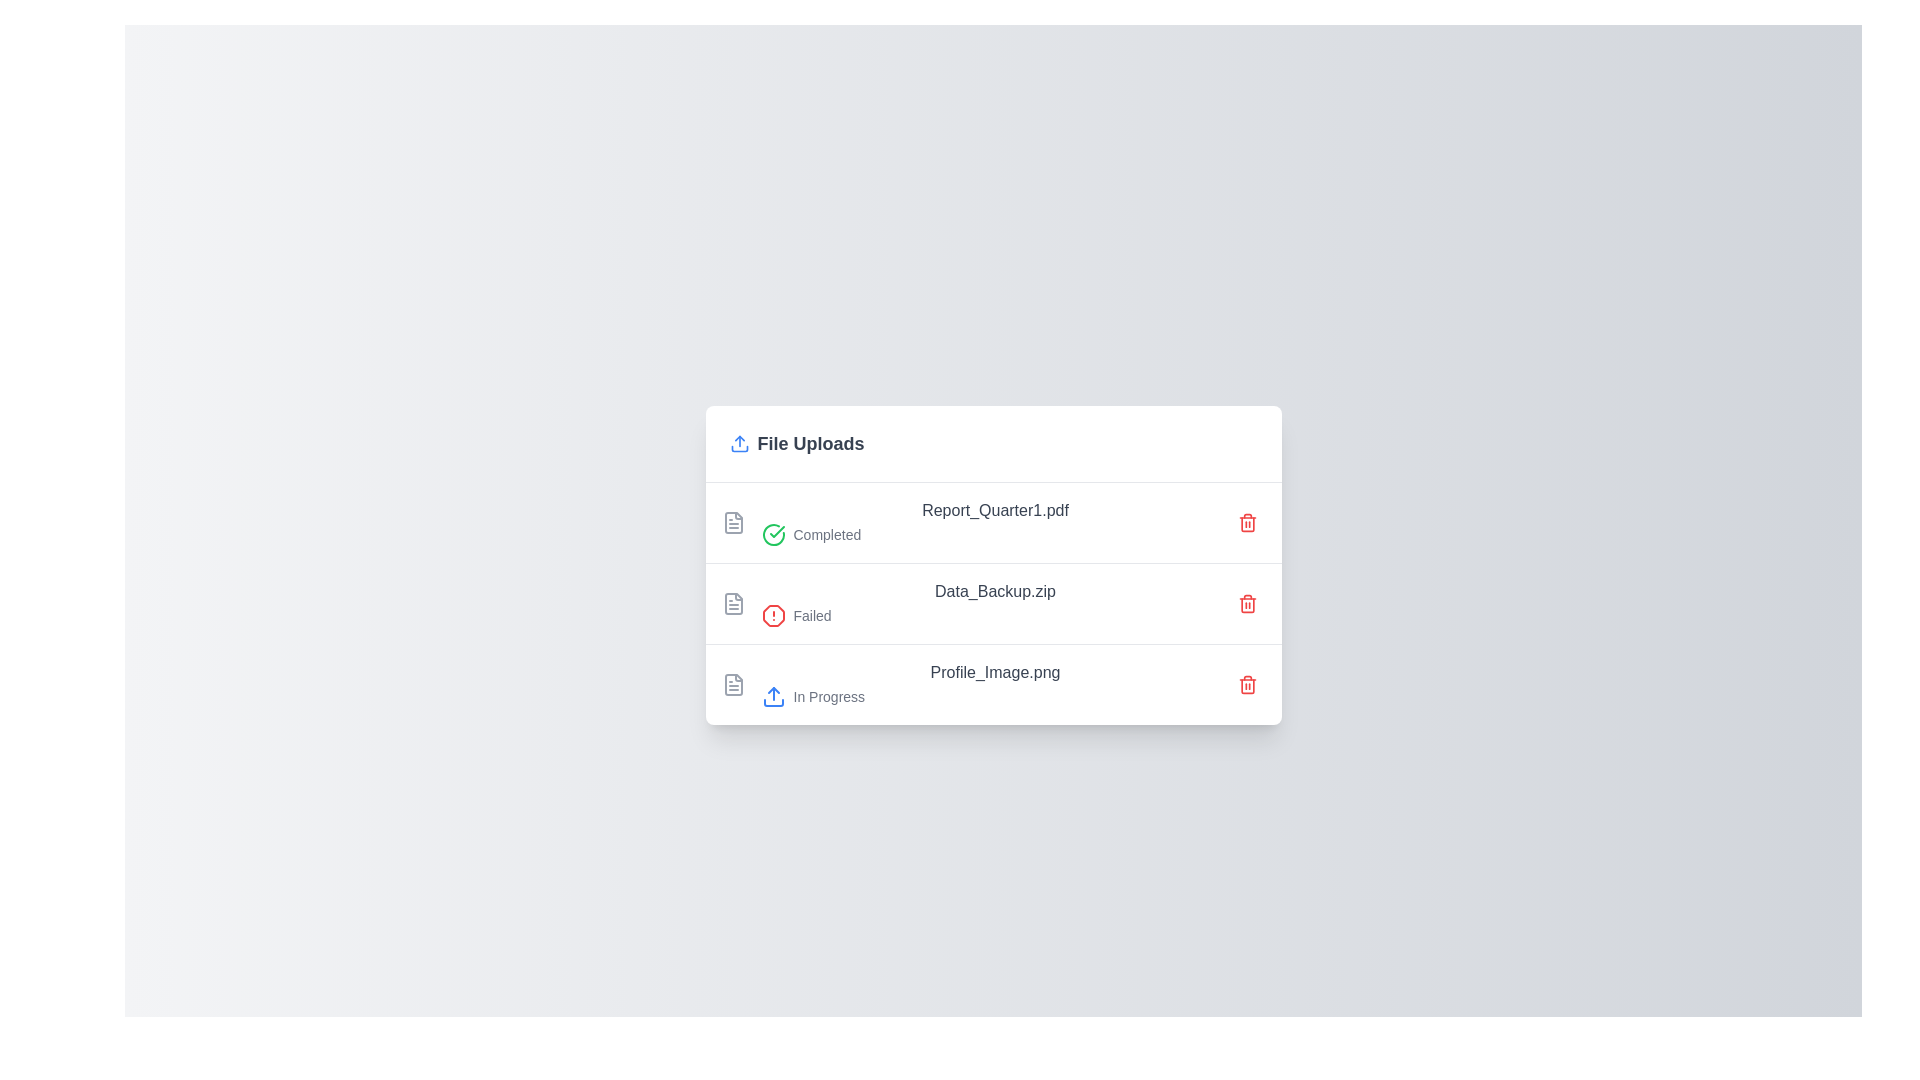 The width and height of the screenshot is (1920, 1080). Describe the element at coordinates (732, 602) in the screenshot. I see `the file type icon located in the second row of the file uploads table, positioned before 'Failed' and the file name 'Data_Backup.zip'` at that location.